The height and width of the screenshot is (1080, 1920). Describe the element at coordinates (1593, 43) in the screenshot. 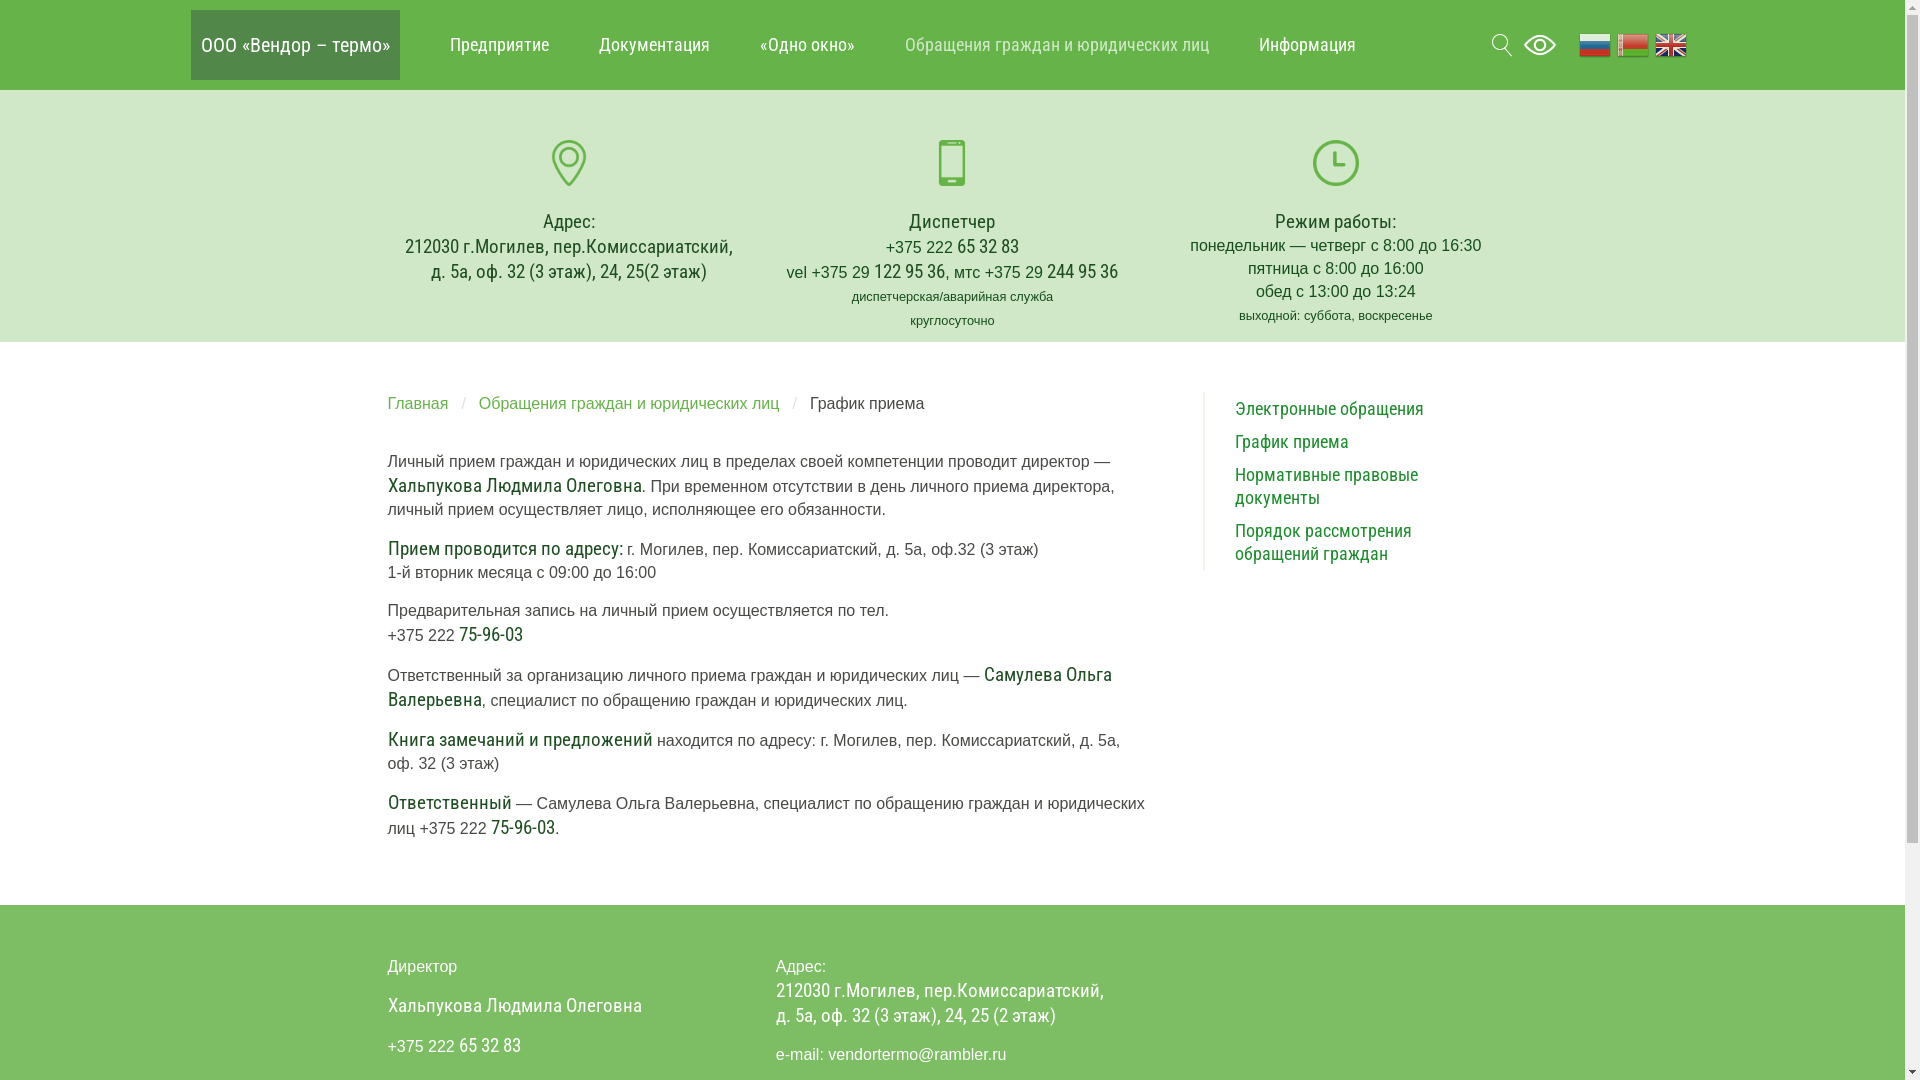

I see `'Russian'` at that location.